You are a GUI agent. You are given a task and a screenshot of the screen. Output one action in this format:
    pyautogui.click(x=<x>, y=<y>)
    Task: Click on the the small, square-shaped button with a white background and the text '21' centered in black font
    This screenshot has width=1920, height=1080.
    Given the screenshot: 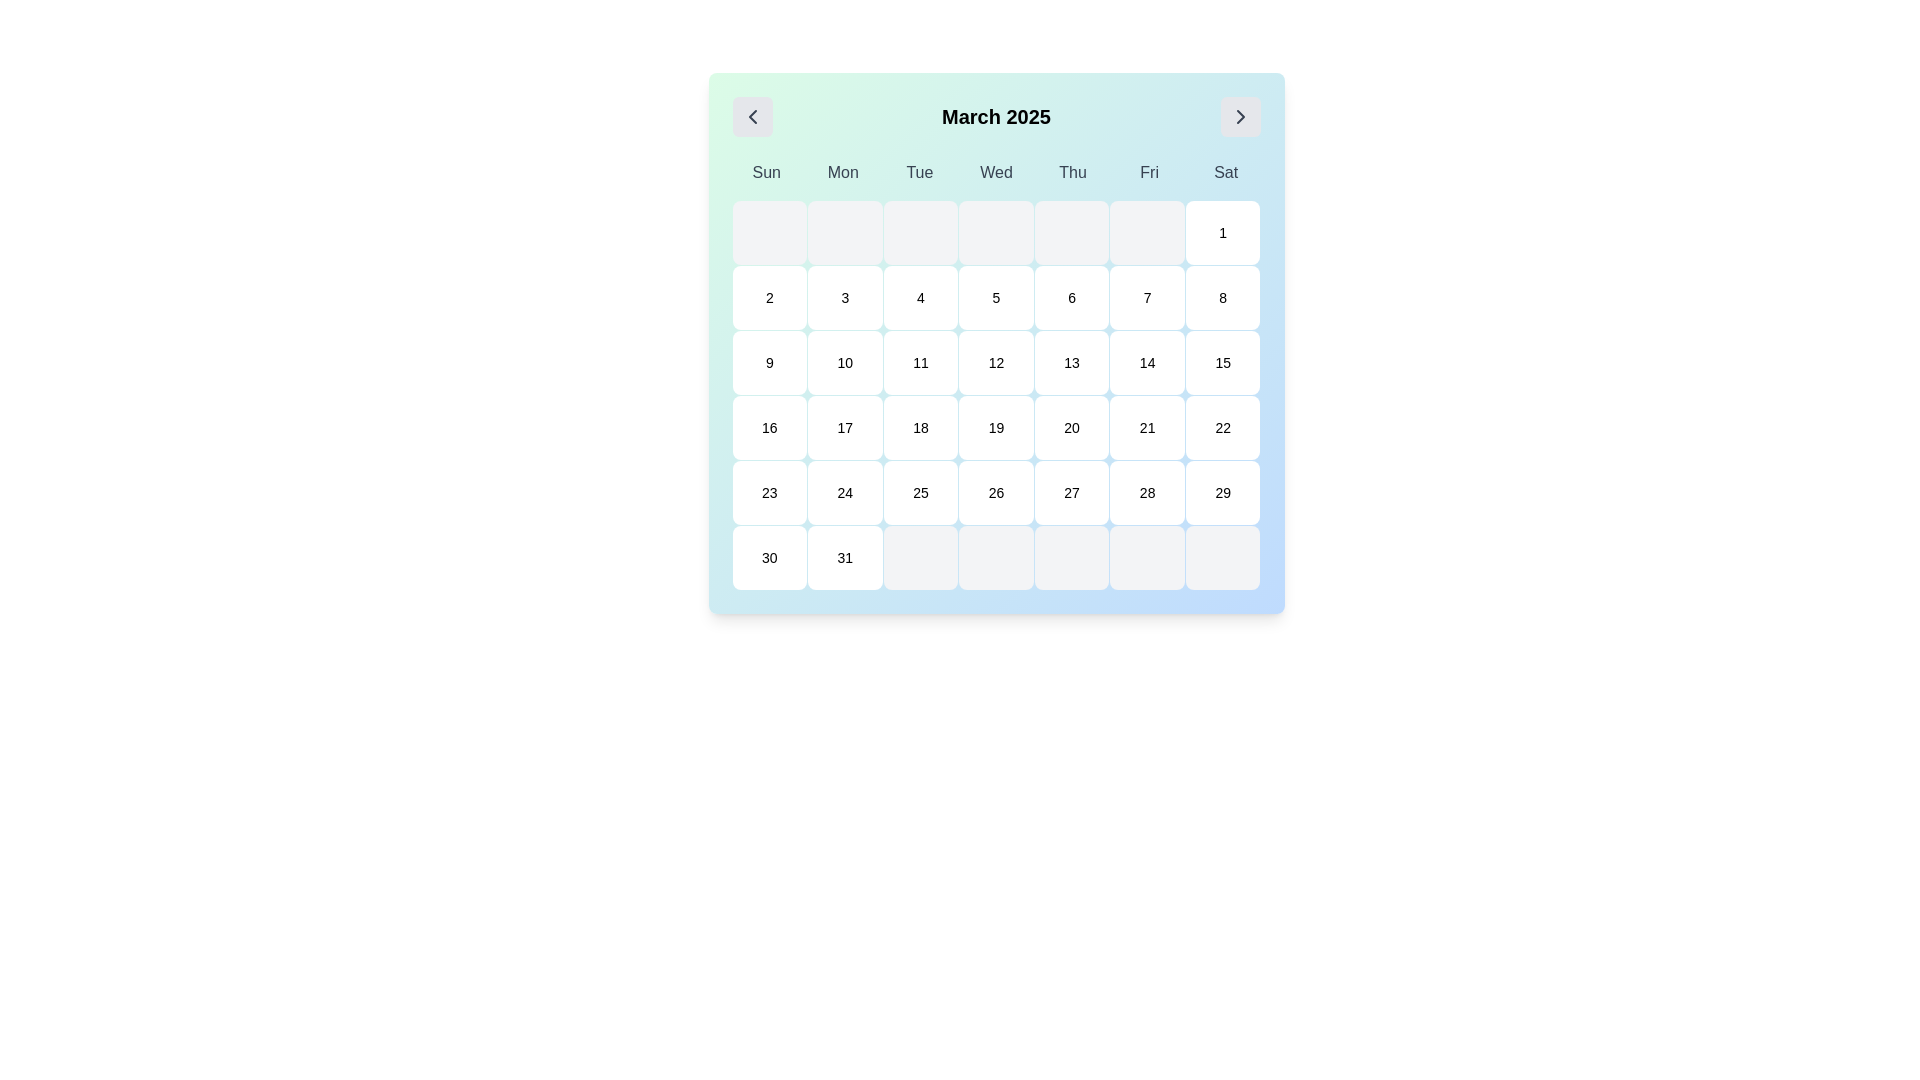 What is the action you would take?
    pyautogui.click(x=1147, y=427)
    